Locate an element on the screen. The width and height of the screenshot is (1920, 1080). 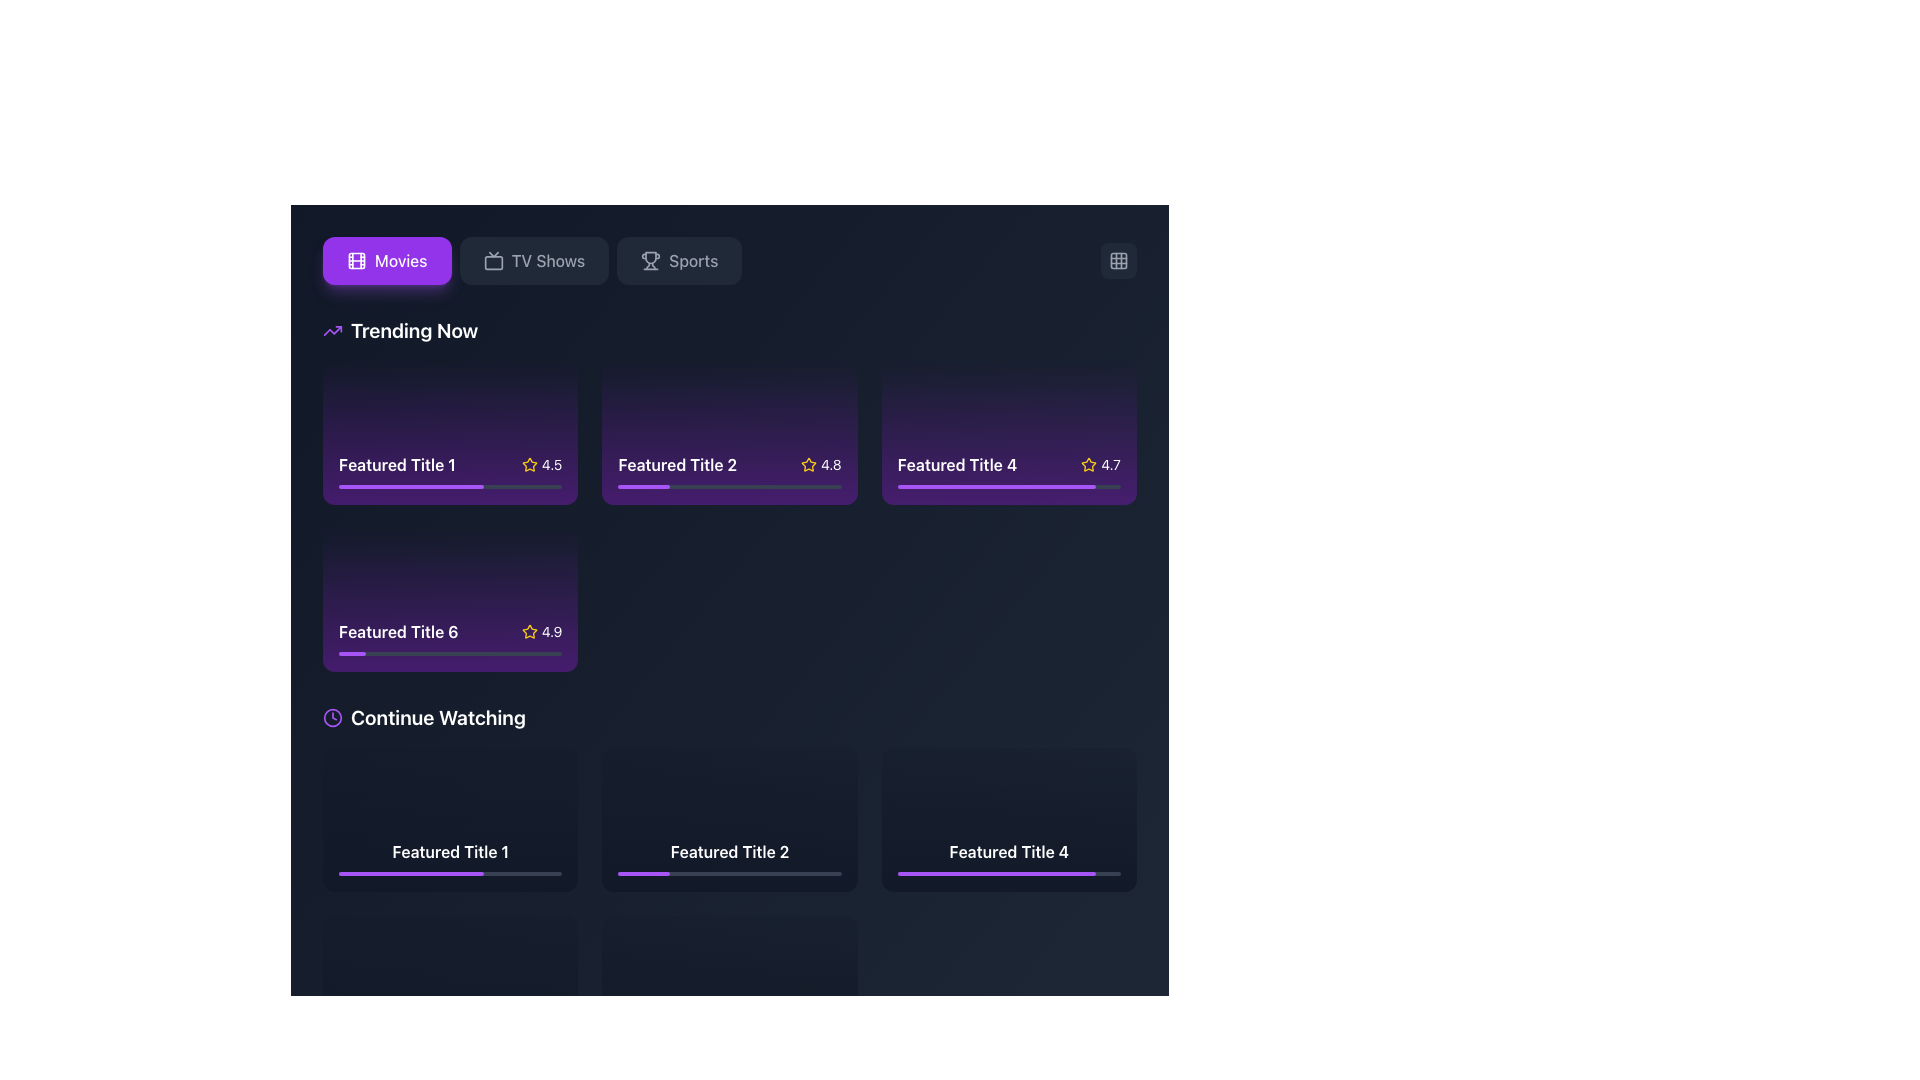
the 'Movies' navigation button which is the first button in a horizontal group of three buttons at the top of the interface to perform keyboard navigation is located at coordinates (387, 260).